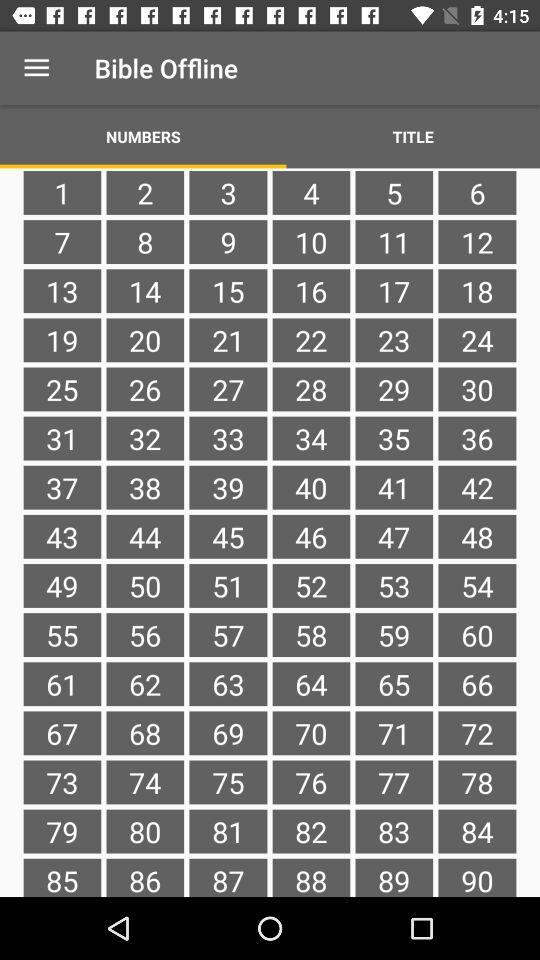 Image resolution: width=540 pixels, height=960 pixels. I want to click on the item to the right of the 63, so click(311, 732).